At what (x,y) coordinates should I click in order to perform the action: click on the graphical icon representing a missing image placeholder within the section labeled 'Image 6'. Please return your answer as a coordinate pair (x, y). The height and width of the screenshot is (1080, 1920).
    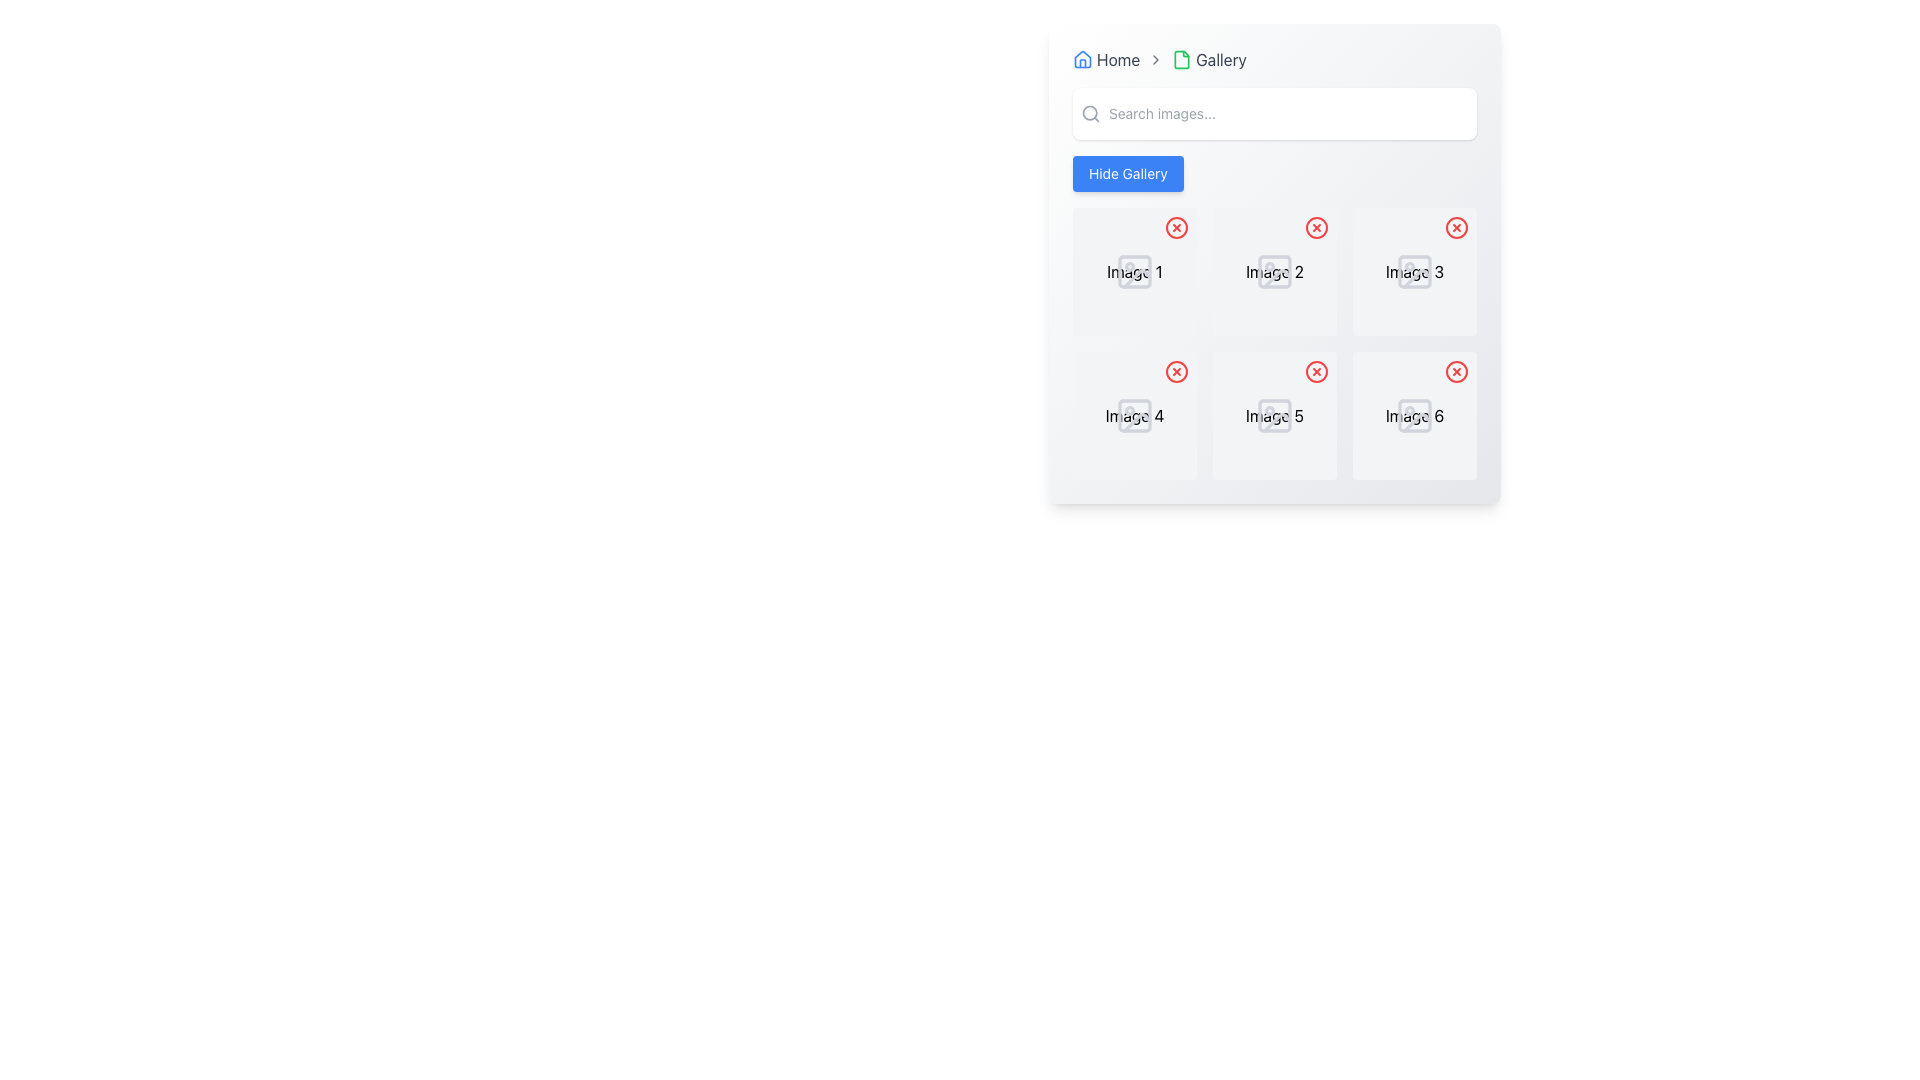
    Looking at the image, I should click on (1414, 415).